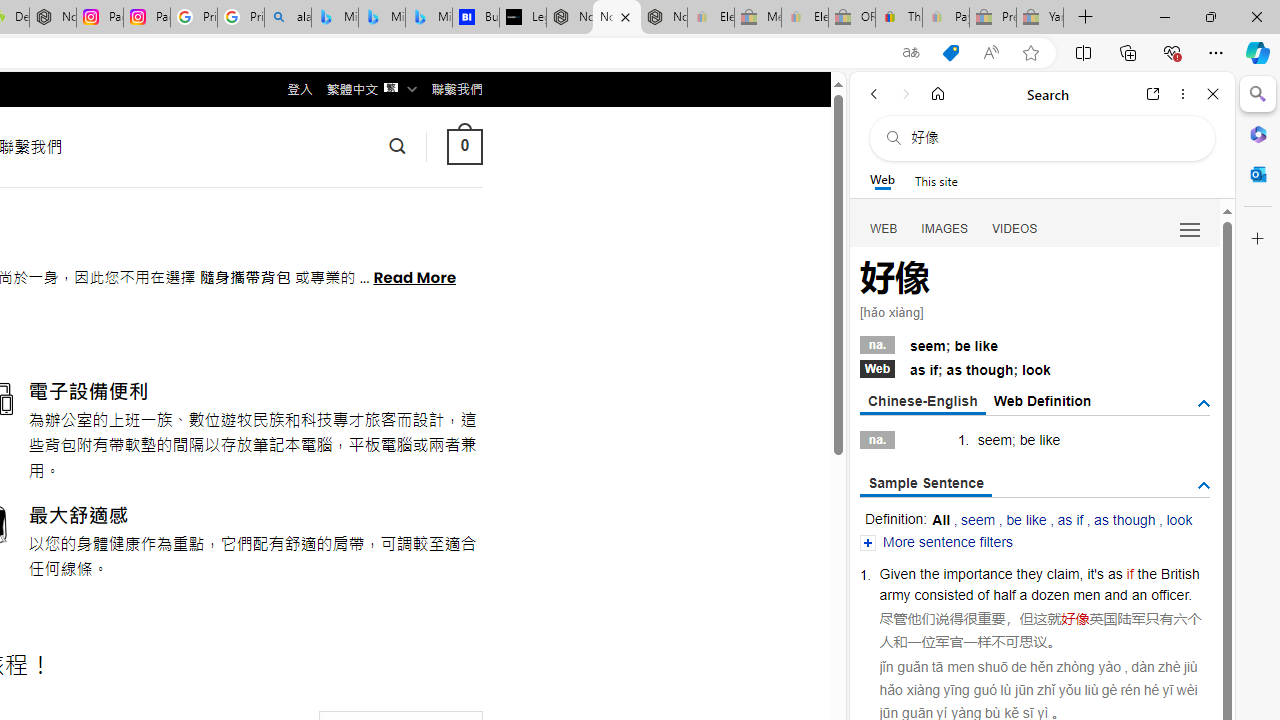 The image size is (1280, 720). Describe the element at coordinates (1034, 367) in the screenshot. I see `'Webas if; as though; look'` at that location.